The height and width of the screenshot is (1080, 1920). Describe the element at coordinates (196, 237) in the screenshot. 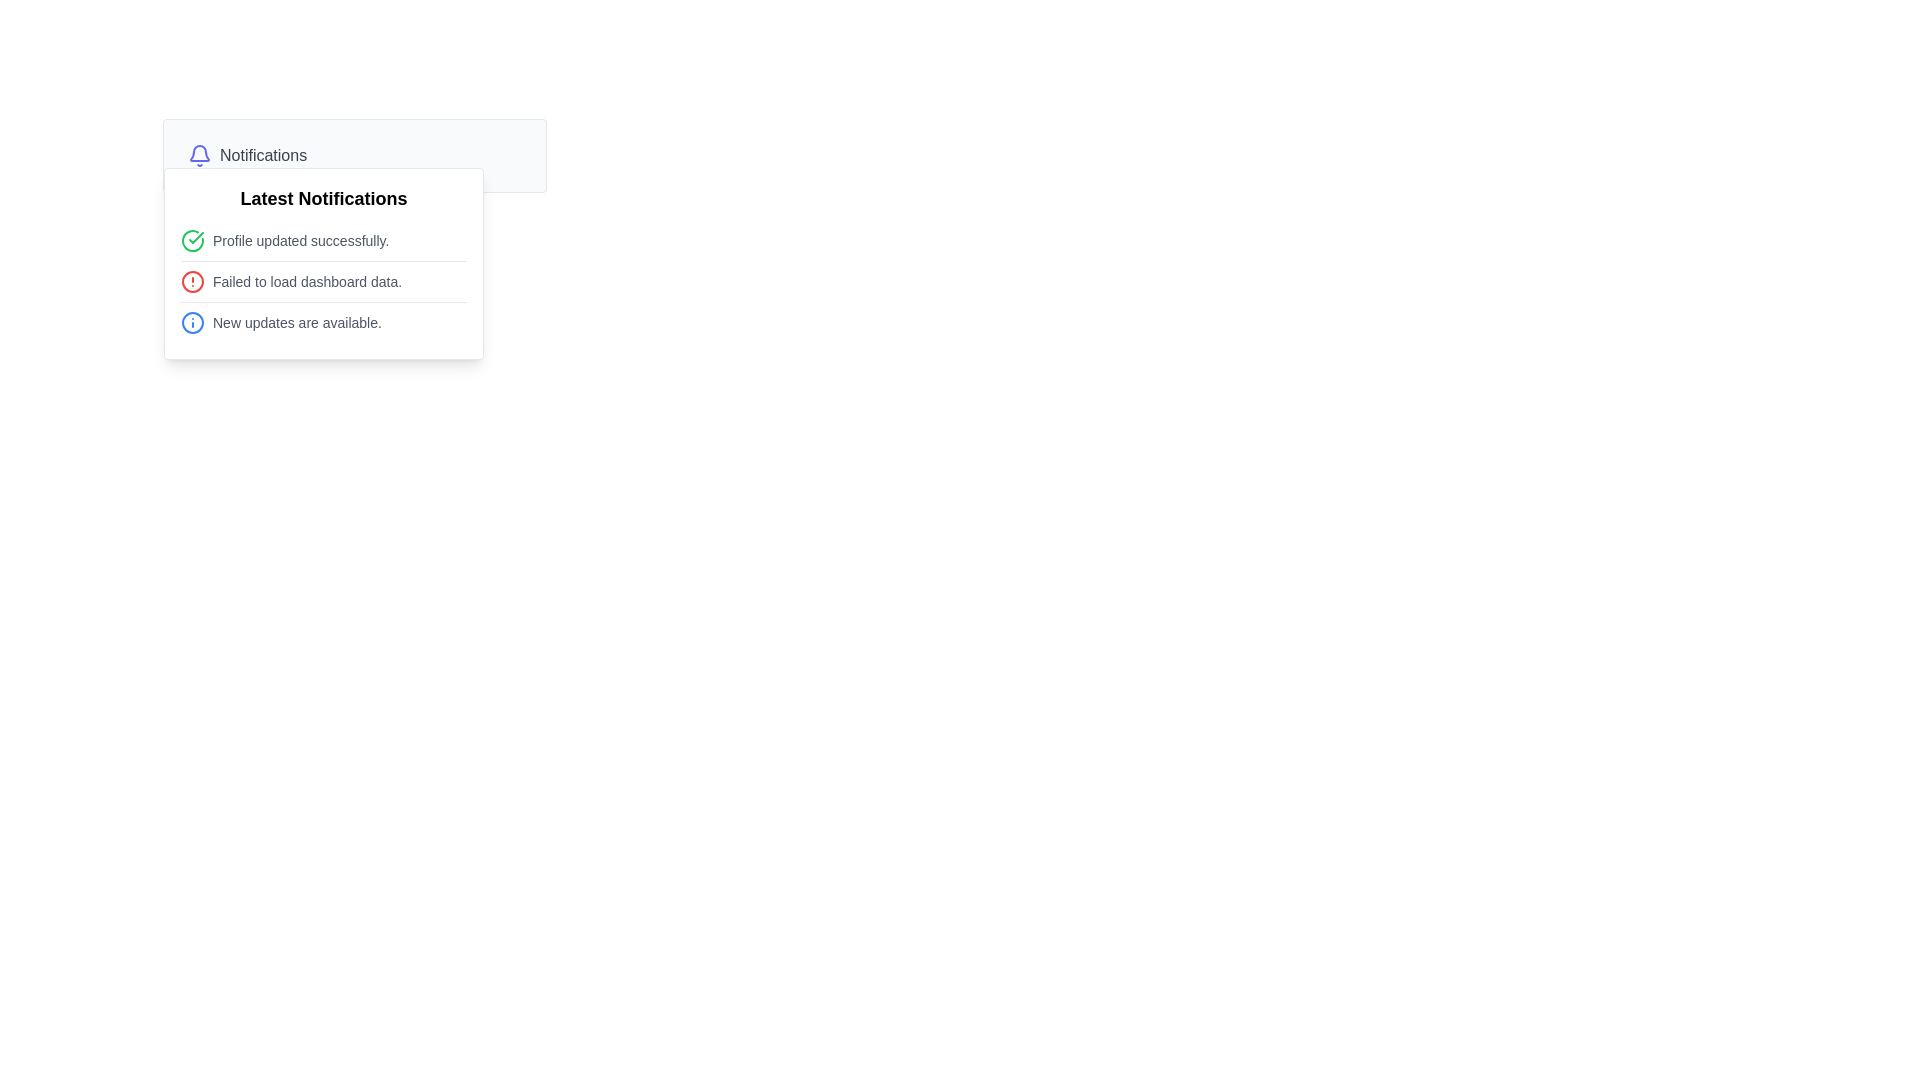

I see `the icon that signifies the successful completion of the 'Profile updated successfully' notification in the notifications drop-down menu` at that location.